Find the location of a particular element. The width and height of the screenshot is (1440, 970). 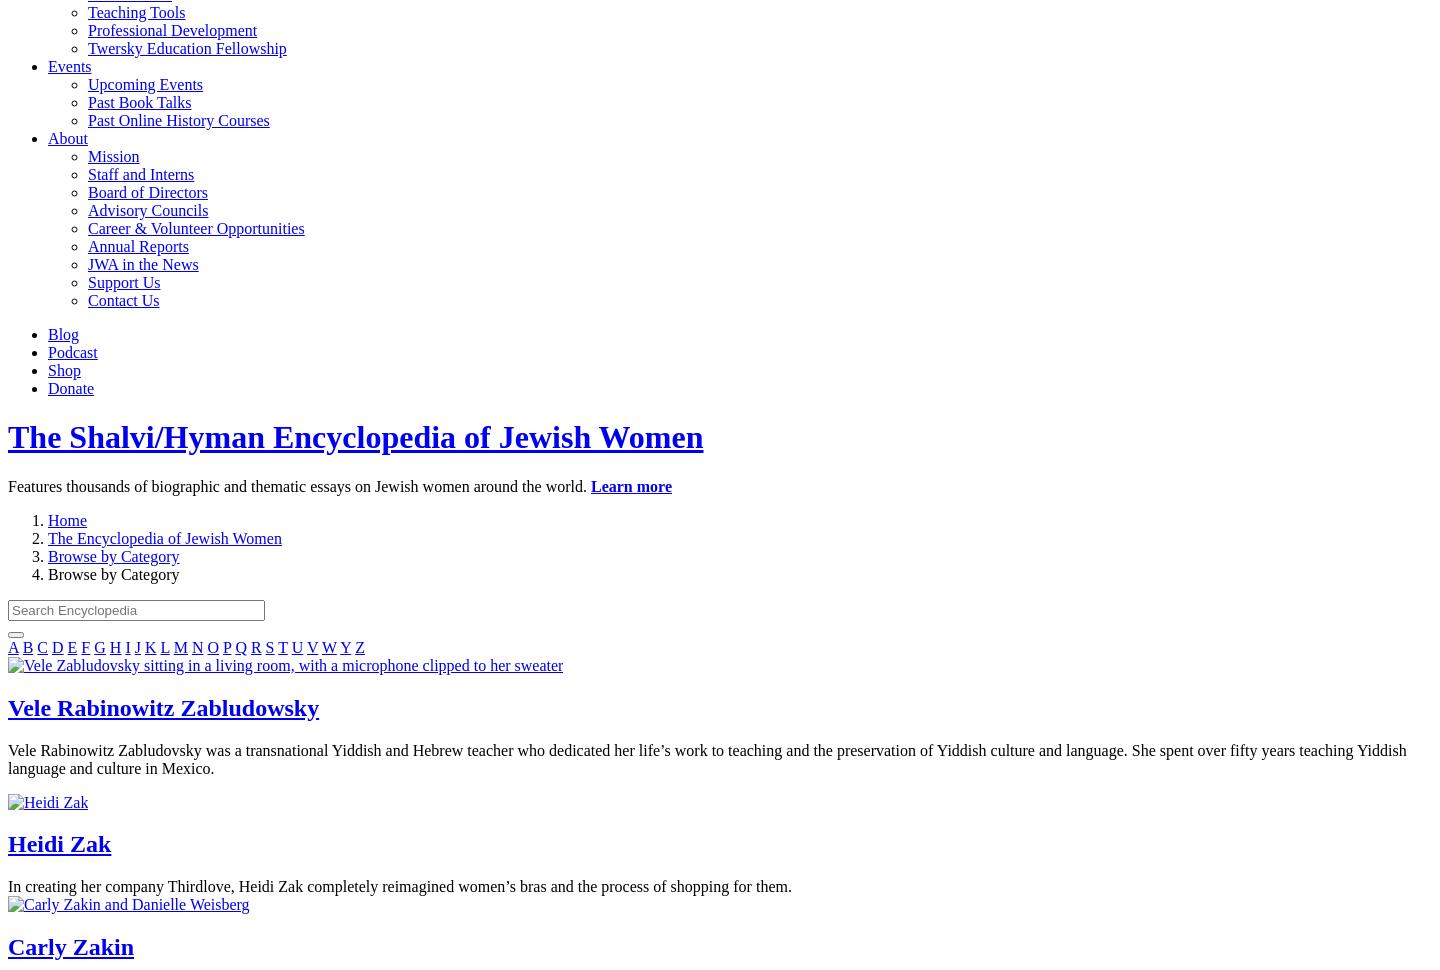

'In creating her company Thirdlove, Heidi Zak completely reimagined women’s bras and the process of shopping for them.' is located at coordinates (398, 886).